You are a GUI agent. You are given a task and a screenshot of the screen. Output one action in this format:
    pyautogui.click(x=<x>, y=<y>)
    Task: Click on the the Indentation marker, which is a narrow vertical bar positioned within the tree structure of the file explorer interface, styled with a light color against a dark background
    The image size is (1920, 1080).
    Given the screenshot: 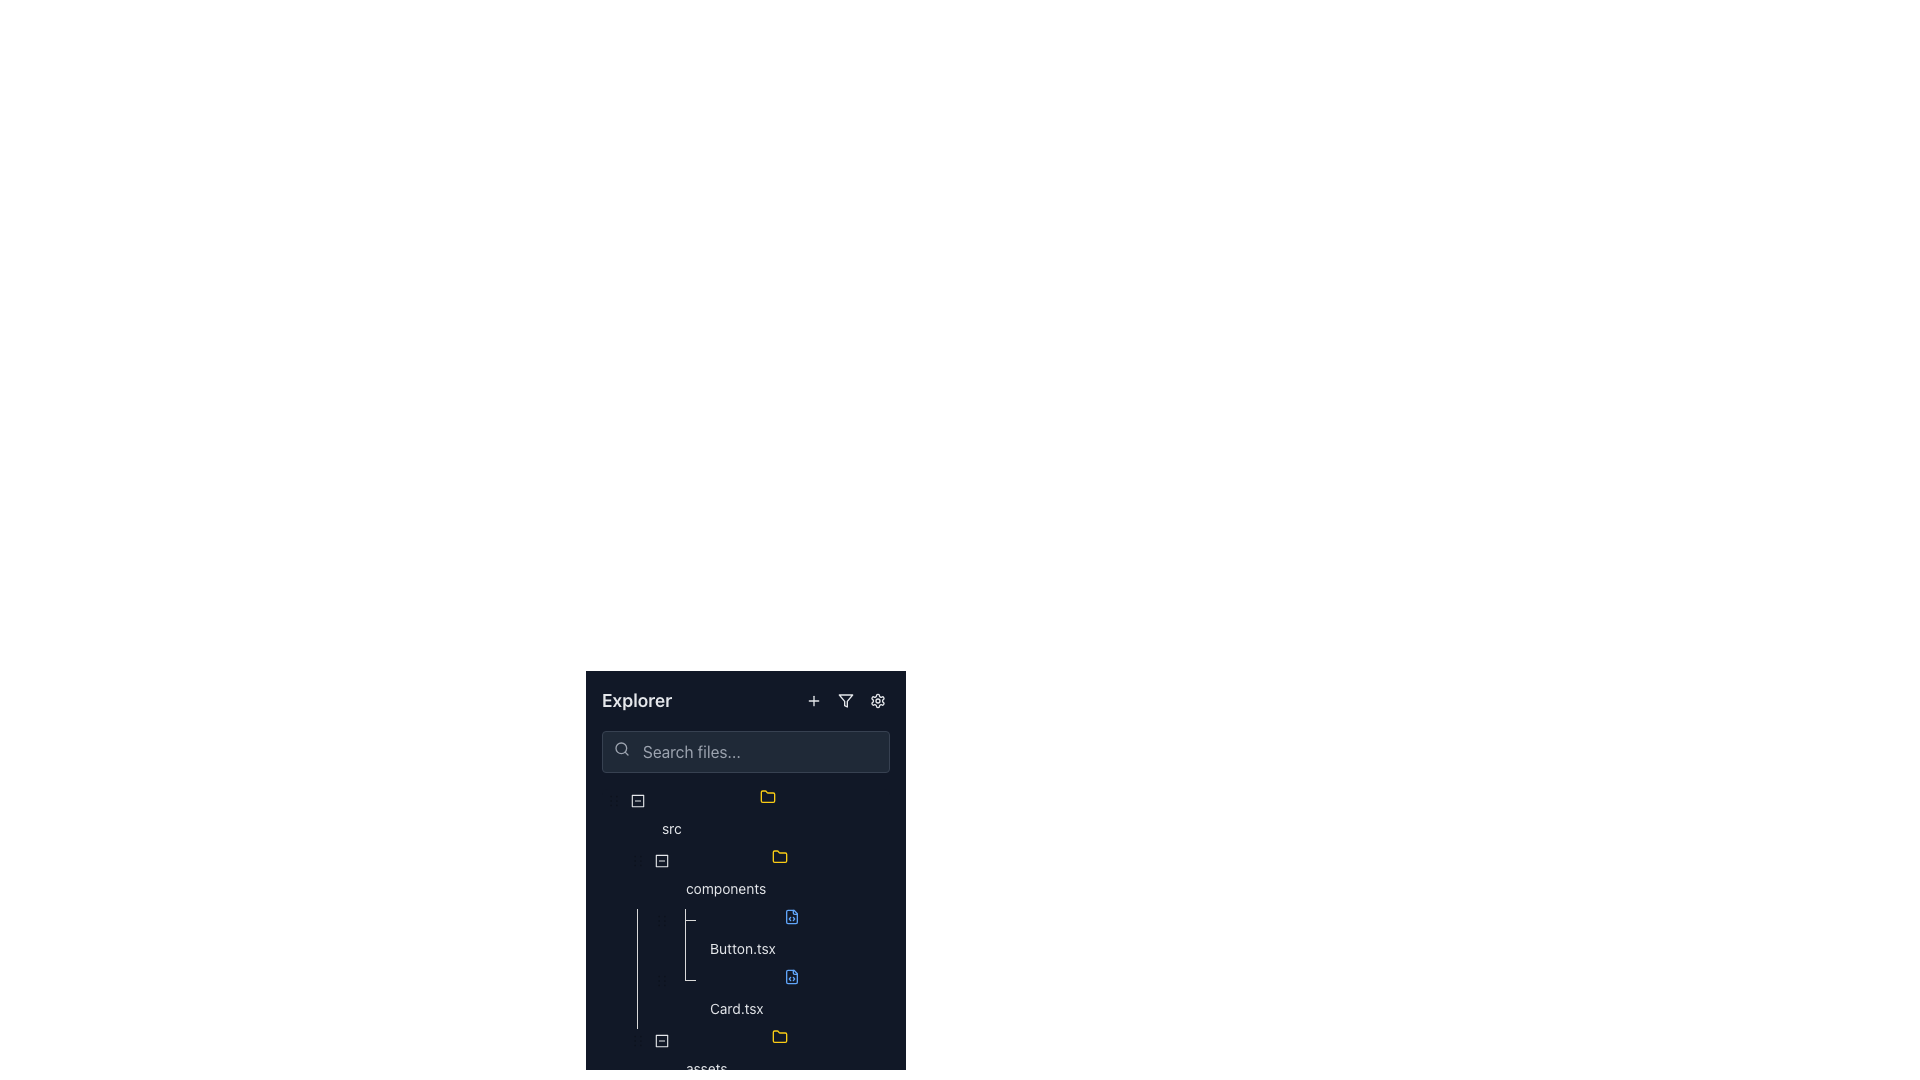 What is the action you would take?
    pyautogui.click(x=637, y=937)
    